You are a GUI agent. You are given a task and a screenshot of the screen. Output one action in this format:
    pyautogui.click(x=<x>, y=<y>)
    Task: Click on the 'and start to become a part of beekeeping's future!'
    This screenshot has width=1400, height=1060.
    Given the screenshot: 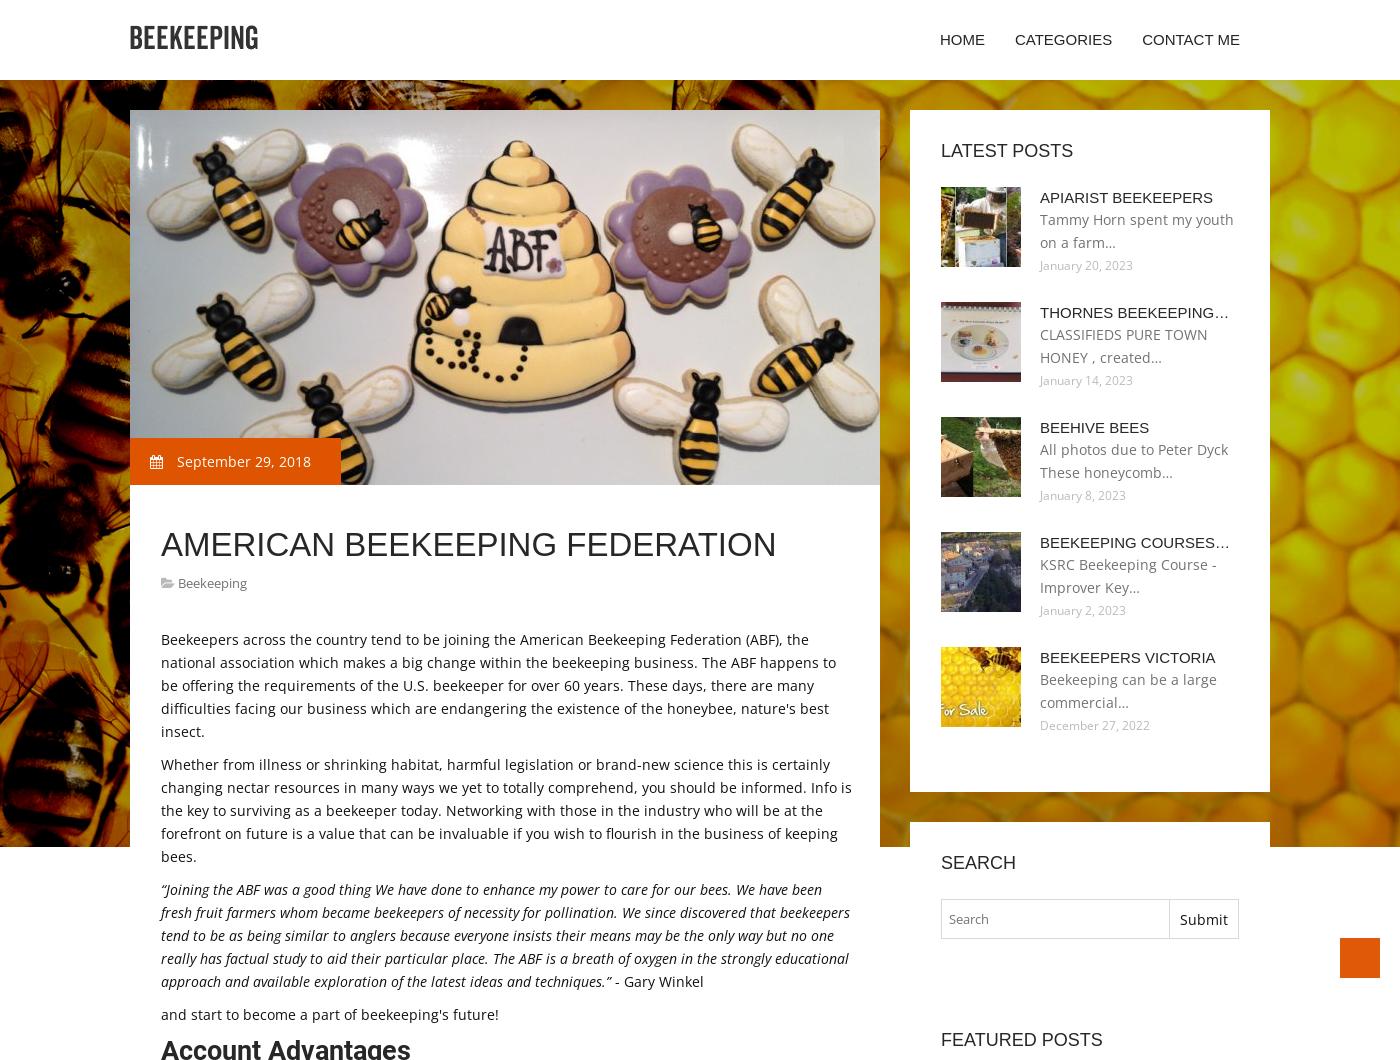 What is the action you would take?
    pyautogui.click(x=161, y=1013)
    